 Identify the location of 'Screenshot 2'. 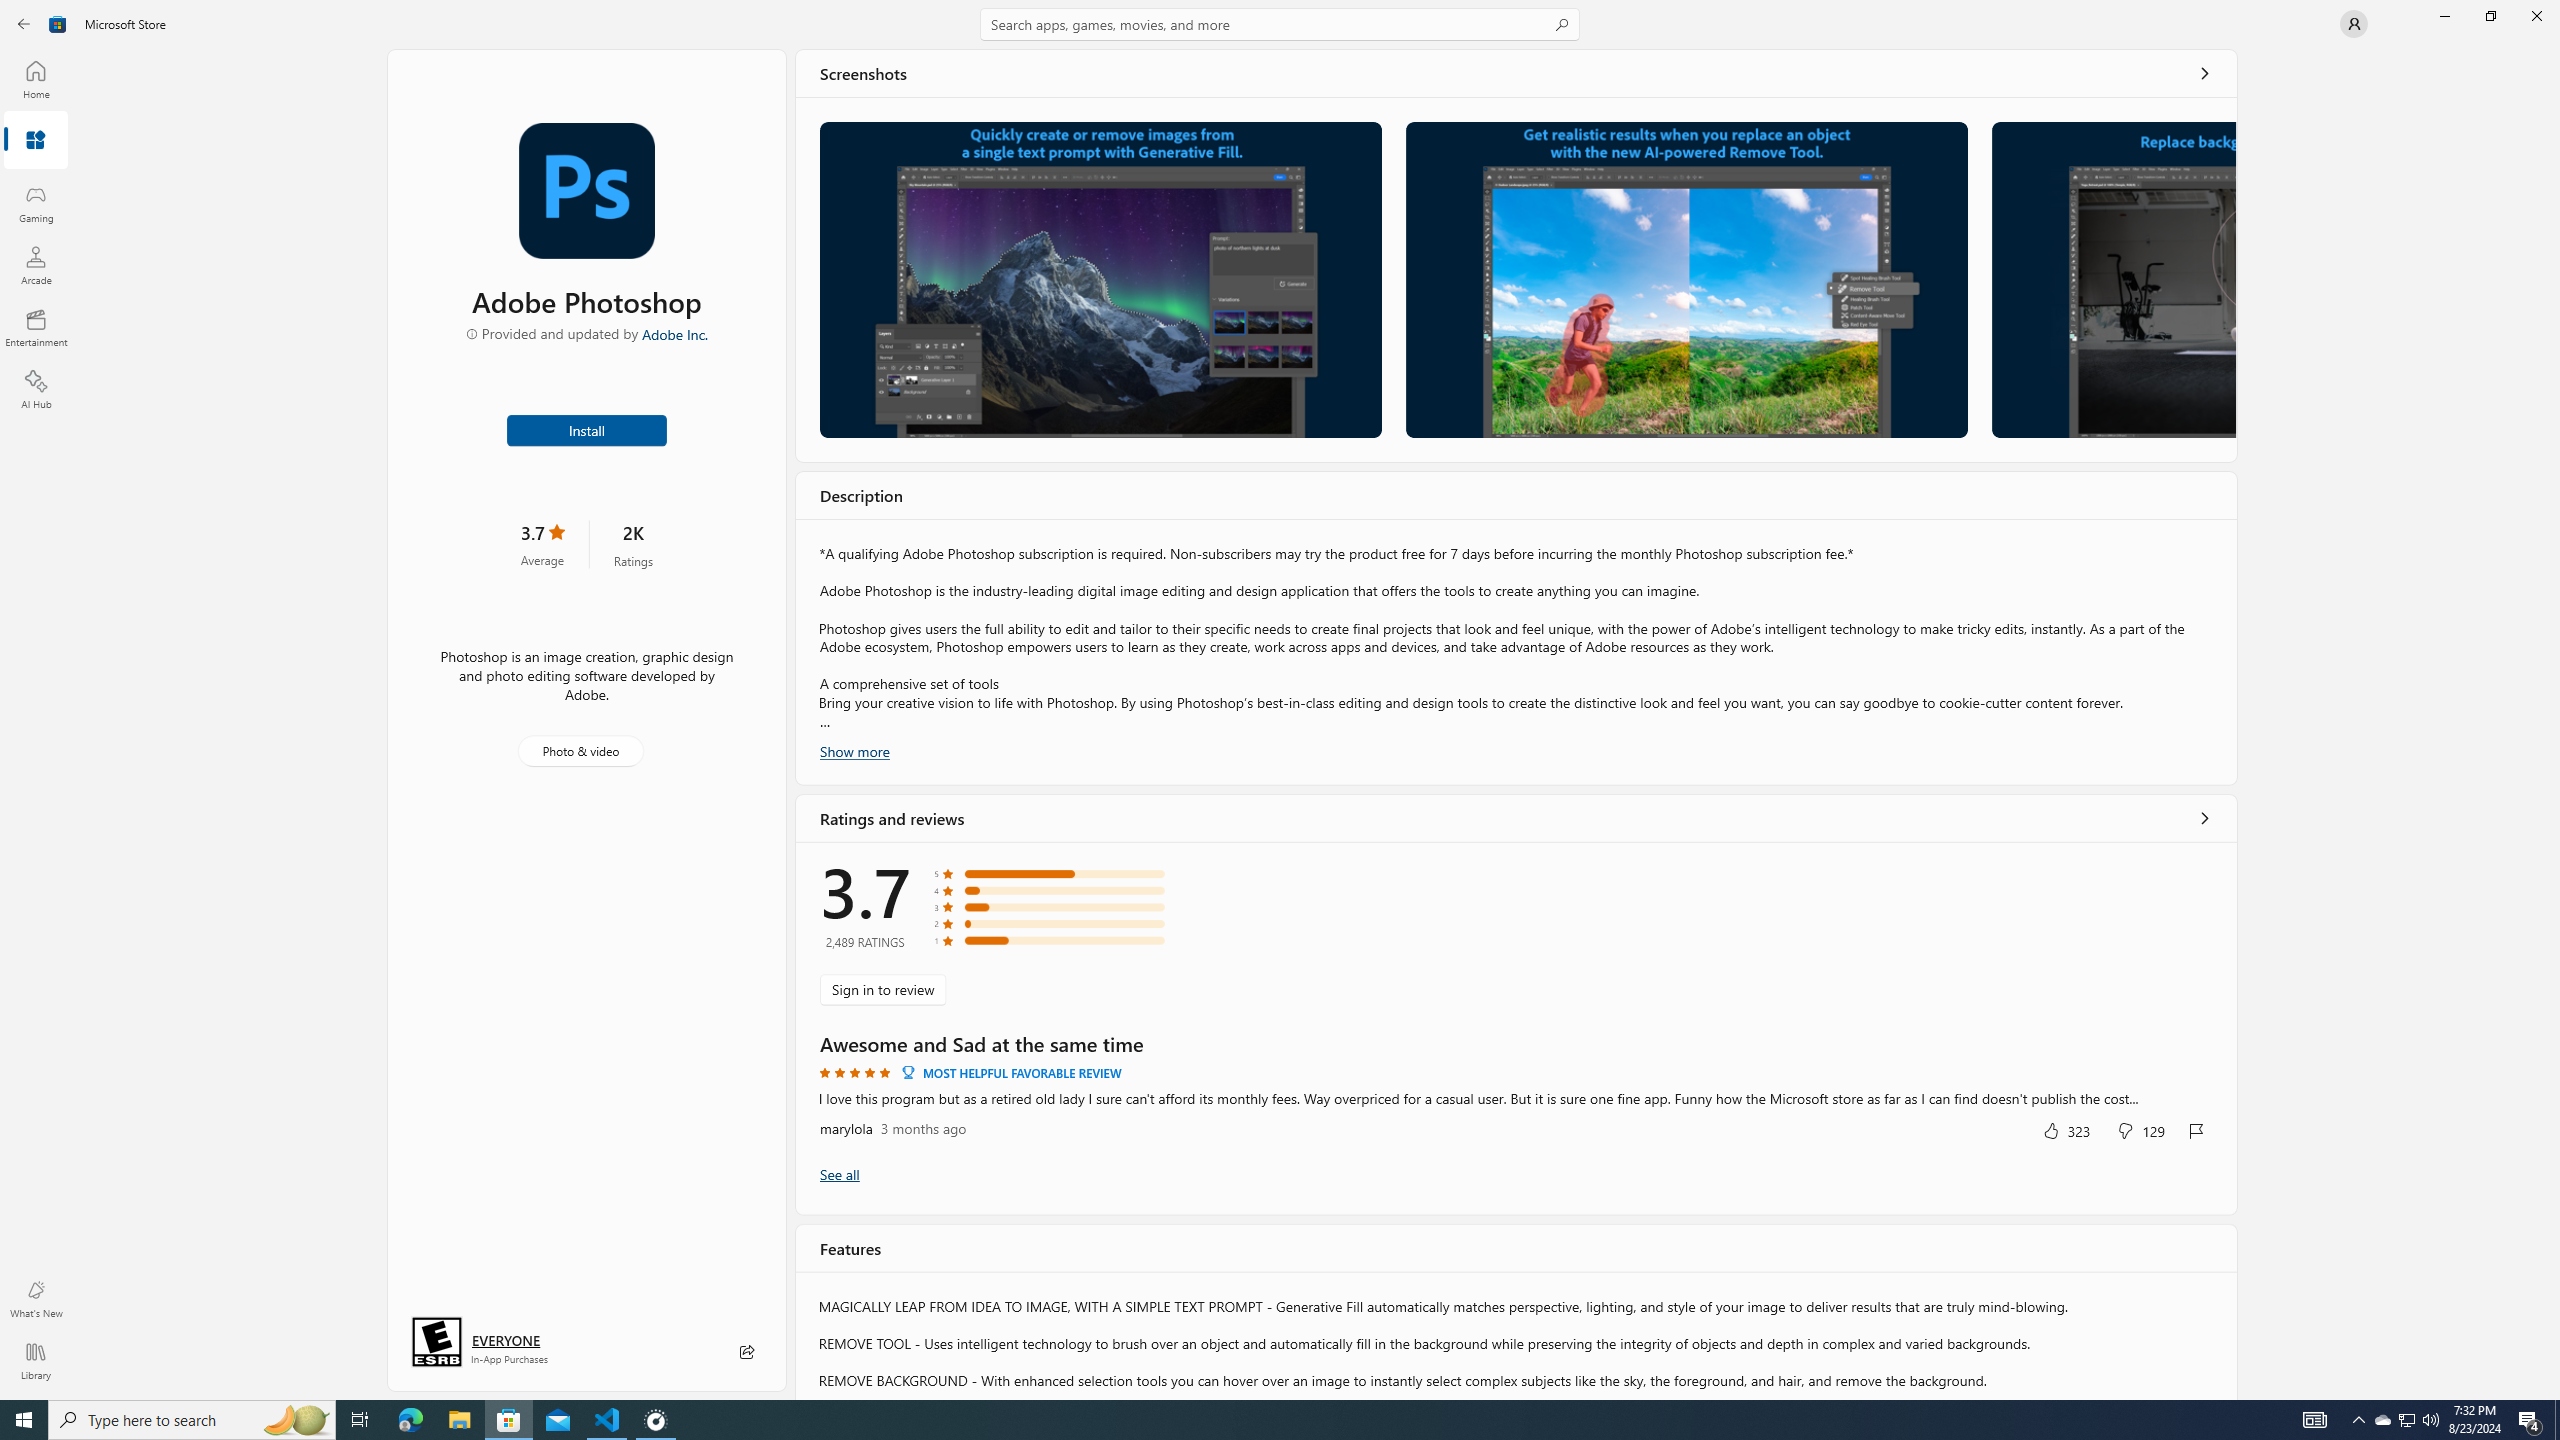
(1687, 279).